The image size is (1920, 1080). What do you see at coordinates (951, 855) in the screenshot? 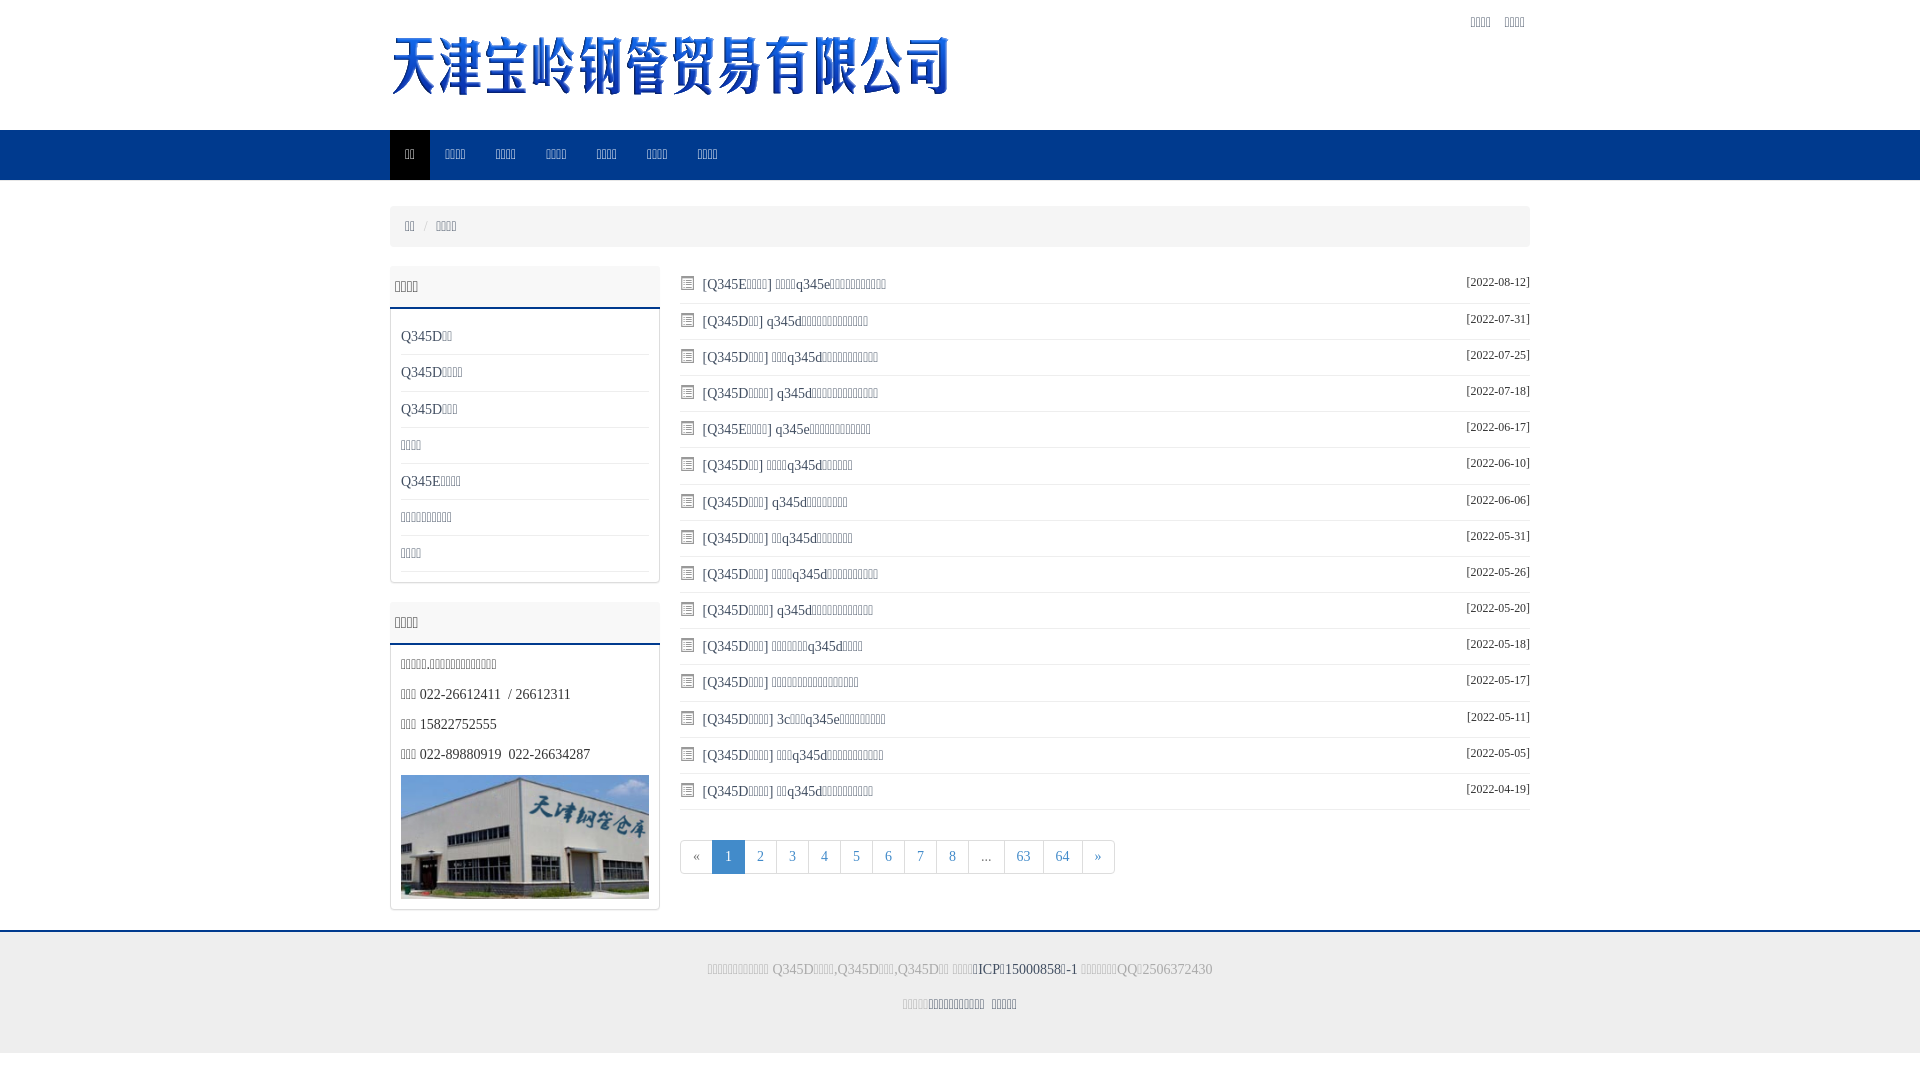
I see `'8'` at bounding box center [951, 855].